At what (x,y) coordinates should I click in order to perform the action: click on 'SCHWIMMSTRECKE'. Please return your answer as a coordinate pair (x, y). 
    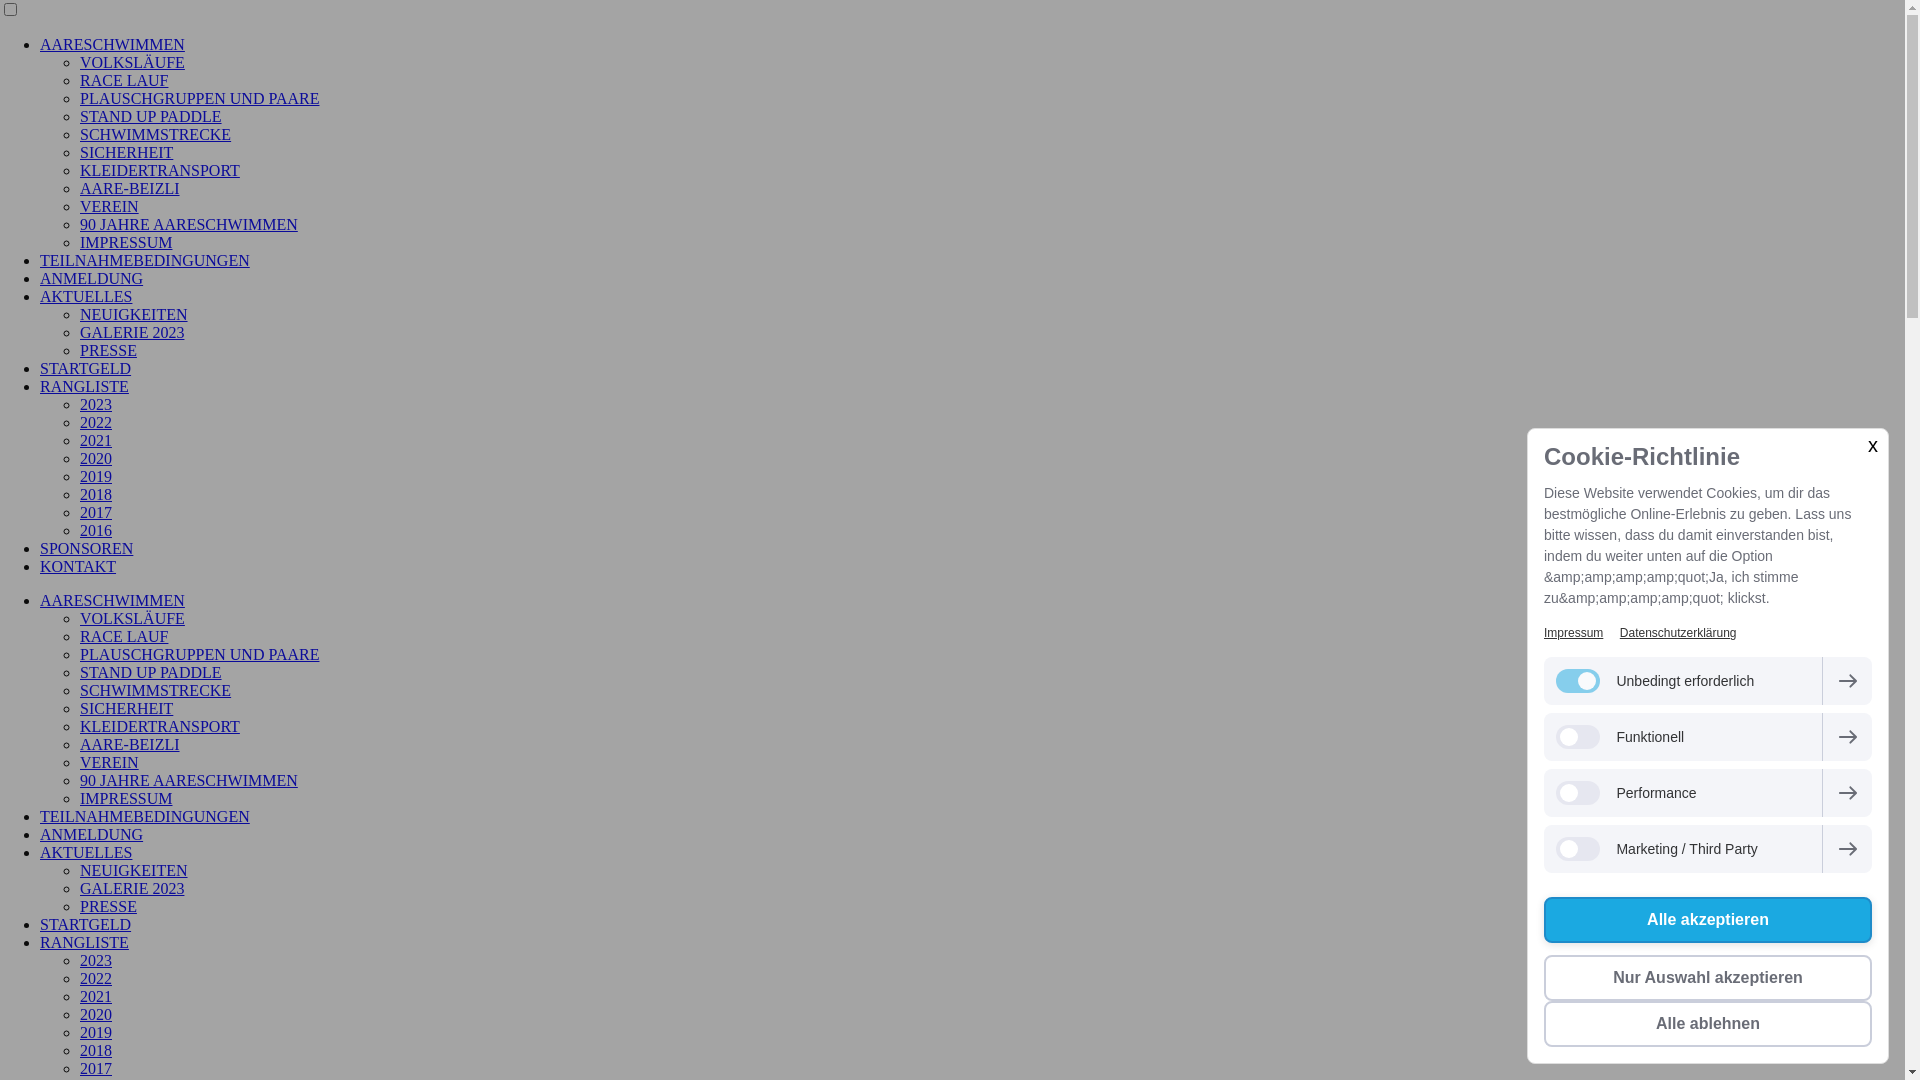
    Looking at the image, I should click on (154, 689).